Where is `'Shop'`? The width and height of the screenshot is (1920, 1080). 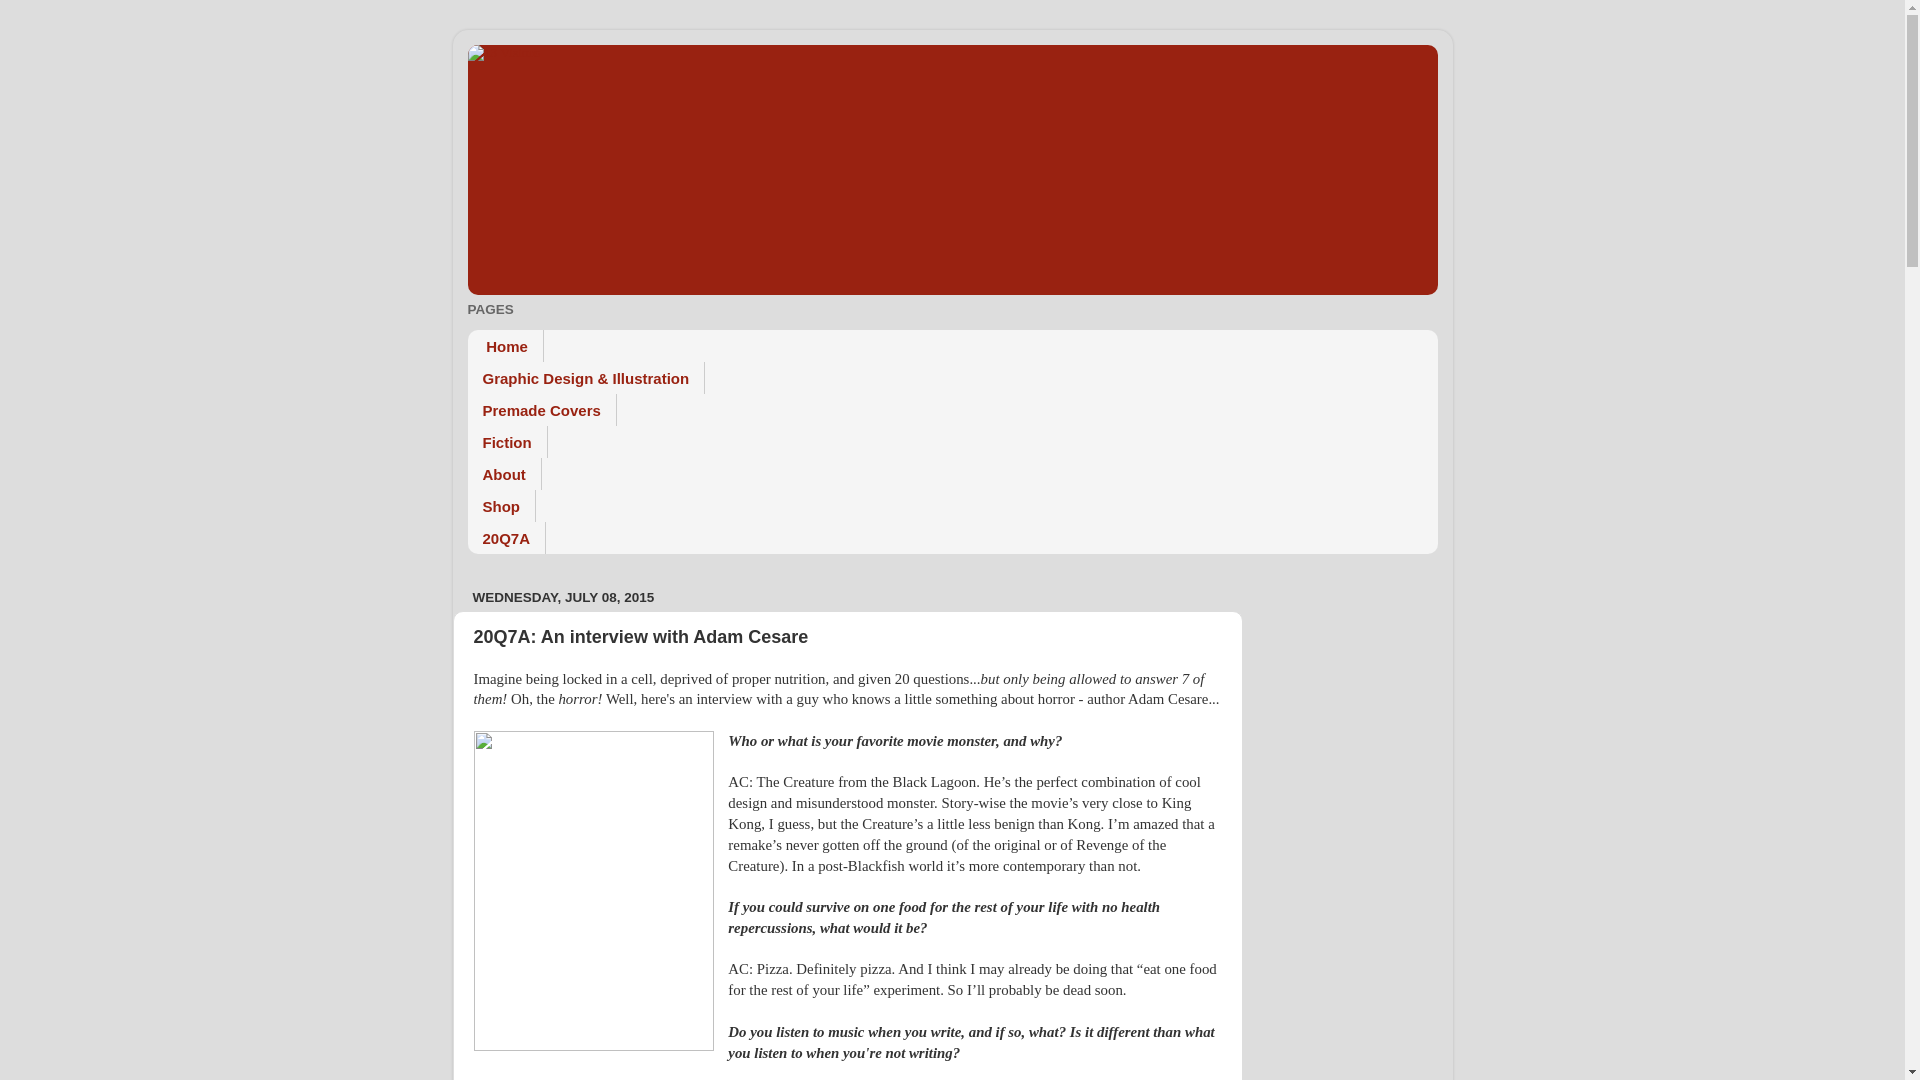 'Shop' is located at coordinates (502, 504).